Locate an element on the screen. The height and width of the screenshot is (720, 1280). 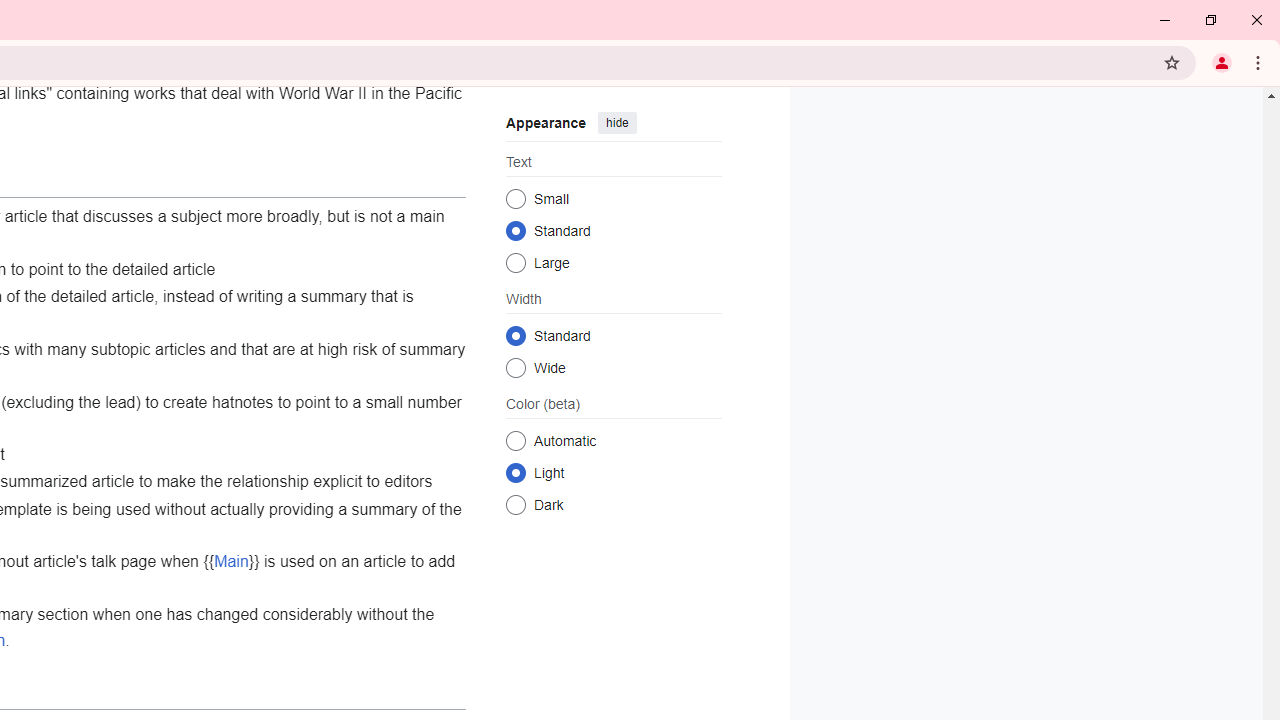
'Wide' is located at coordinates (515, 367).